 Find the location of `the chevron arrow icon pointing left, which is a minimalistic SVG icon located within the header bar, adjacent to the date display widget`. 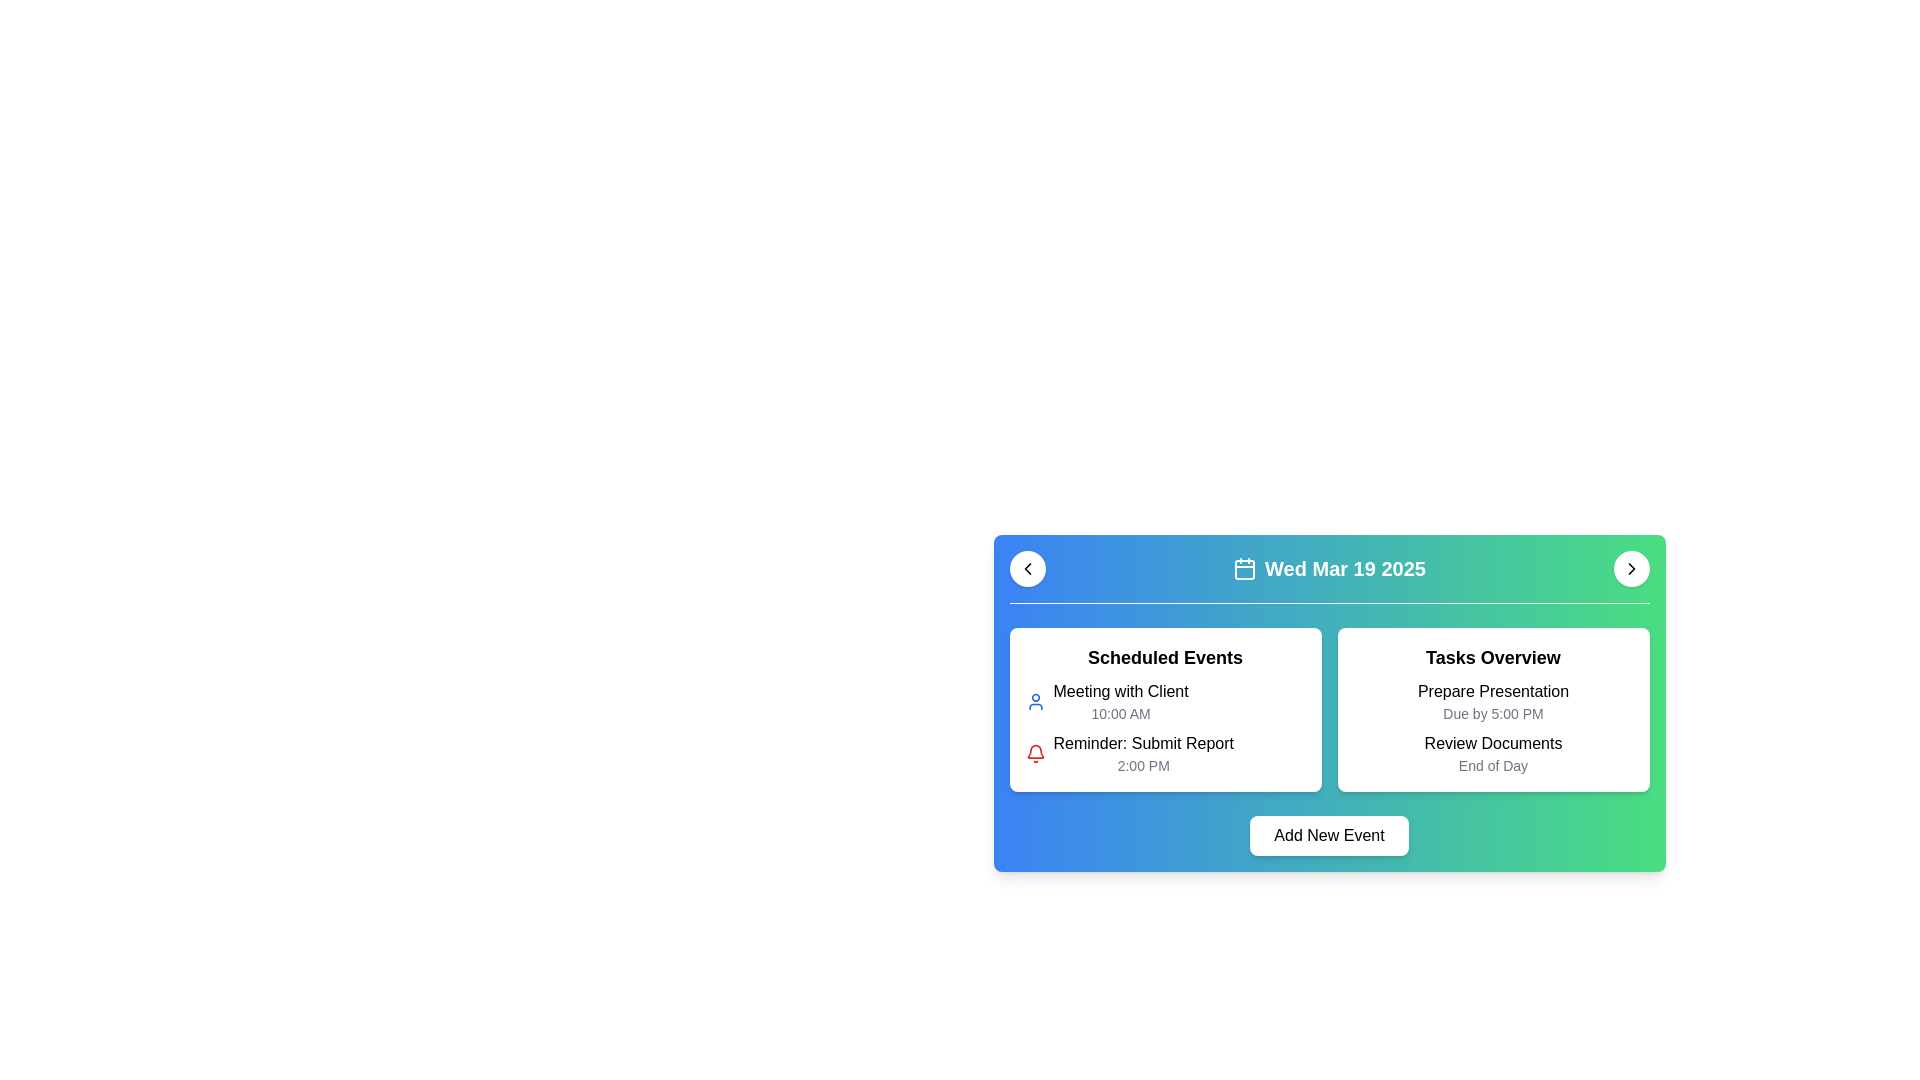

the chevron arrow icon pointing left, which is a minimalistic SVG icon located within the header bar, adjacent to the date display widget is located at coordinates (1027, 569).